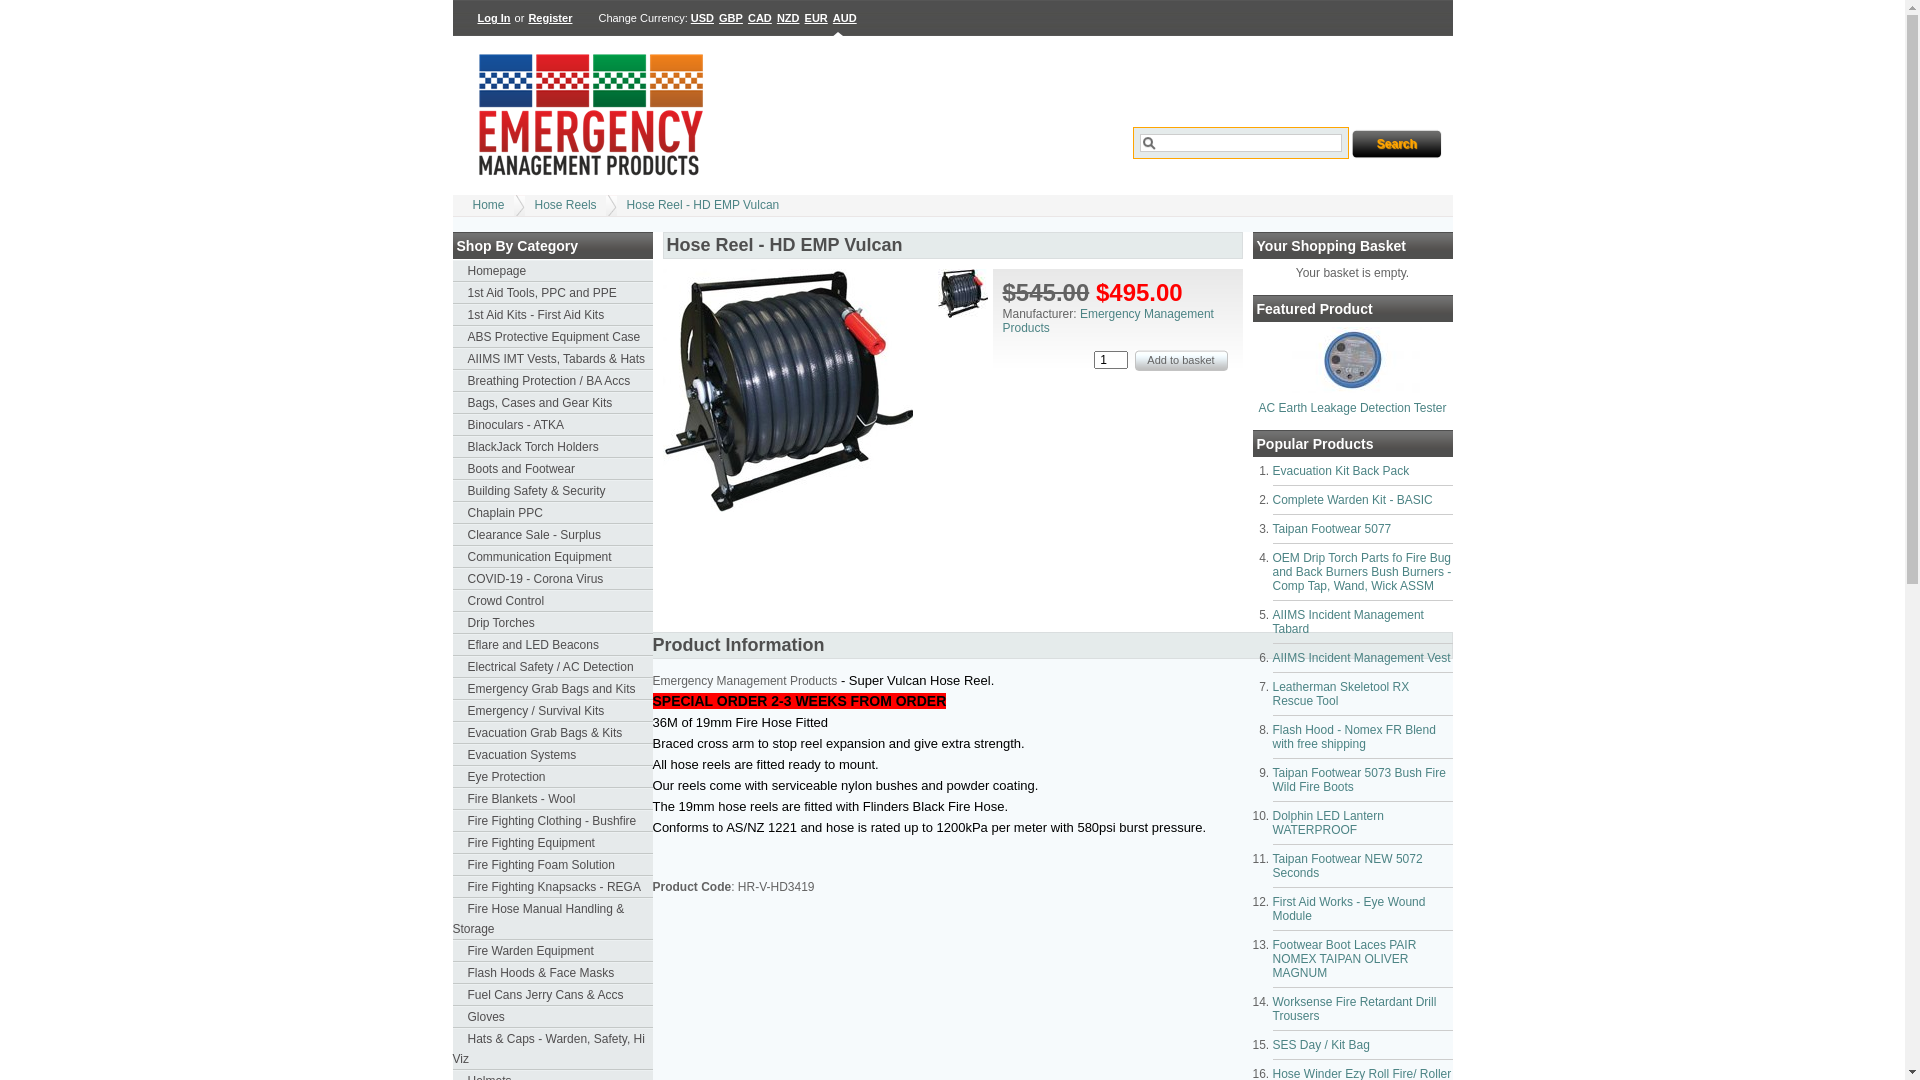 The image size is (1920, 1080). Describe the element at coordinates (450, 381) in the screenshot. I see `'Breathing Protection / BA Accs'` at that location.